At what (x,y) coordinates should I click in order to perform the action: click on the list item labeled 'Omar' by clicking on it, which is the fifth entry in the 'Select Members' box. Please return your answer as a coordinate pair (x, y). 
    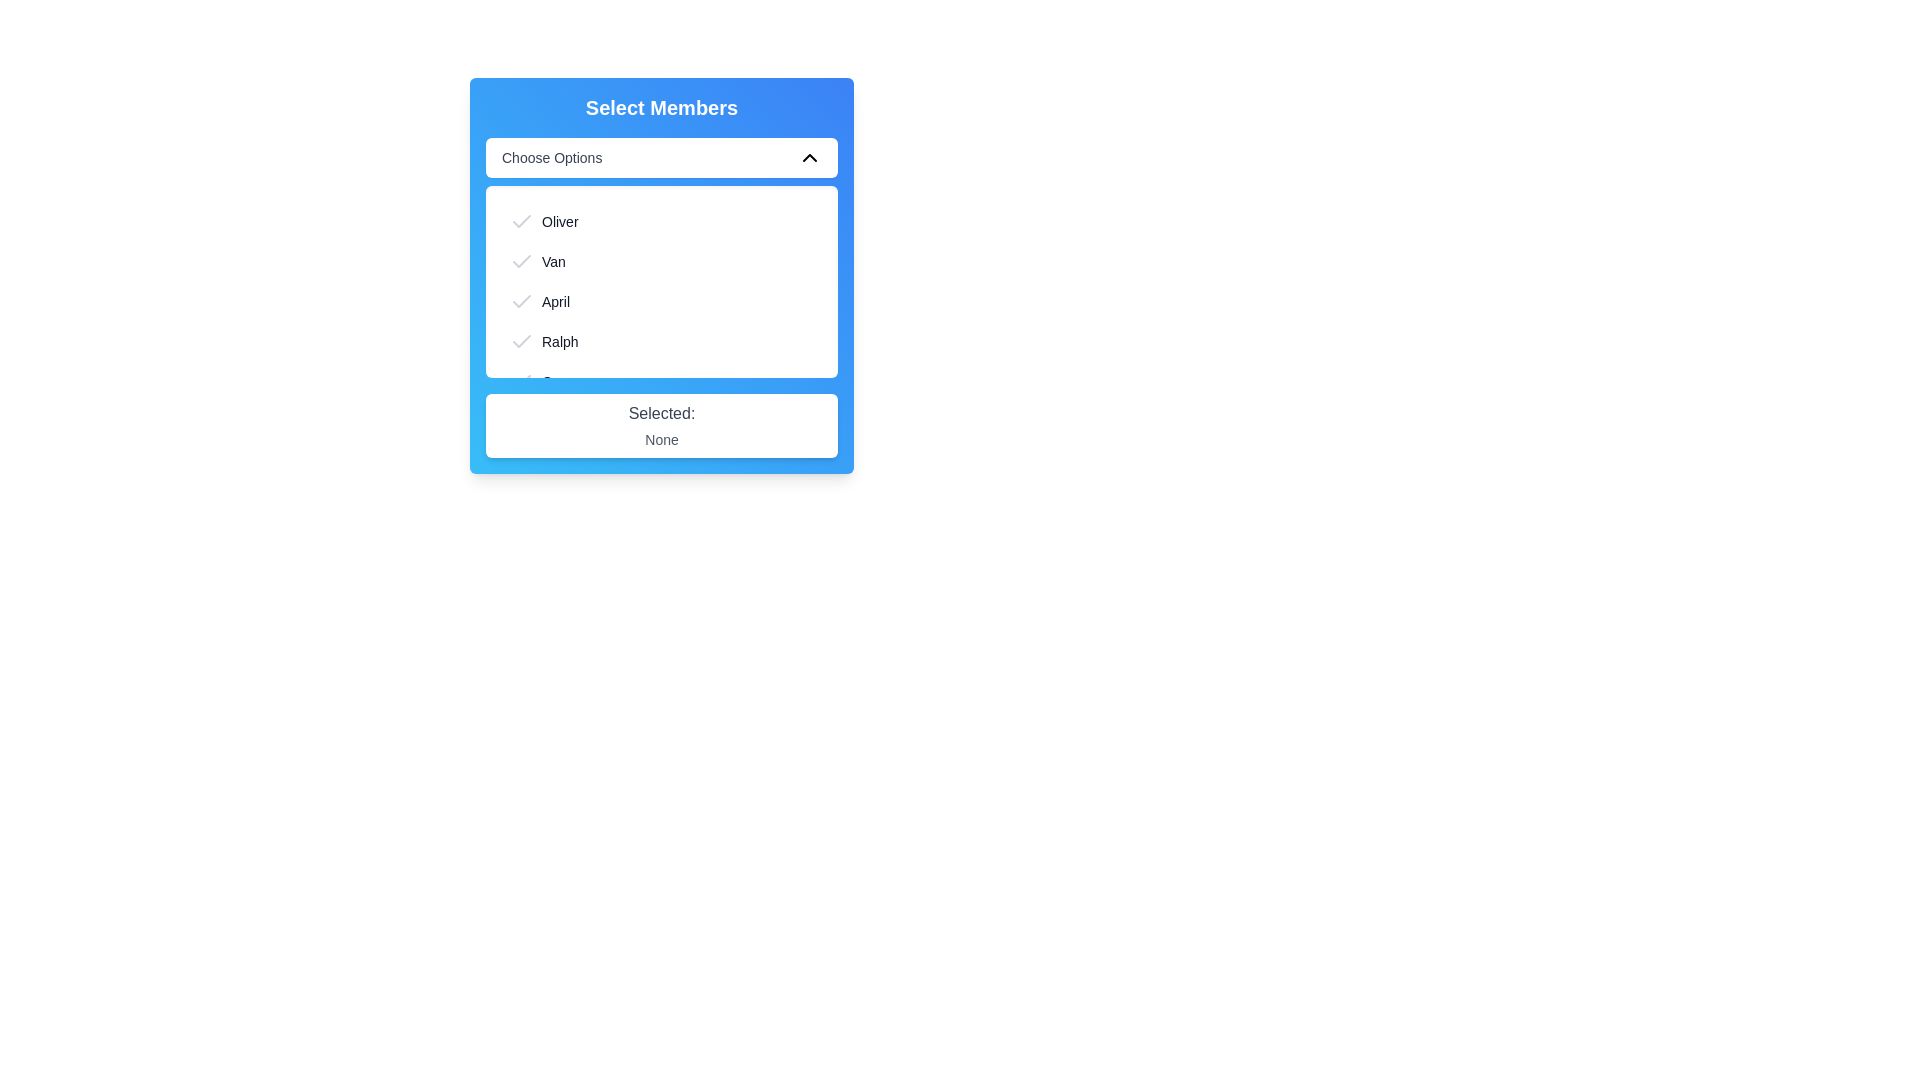
    Looking at the image, I should click on (662, 381).